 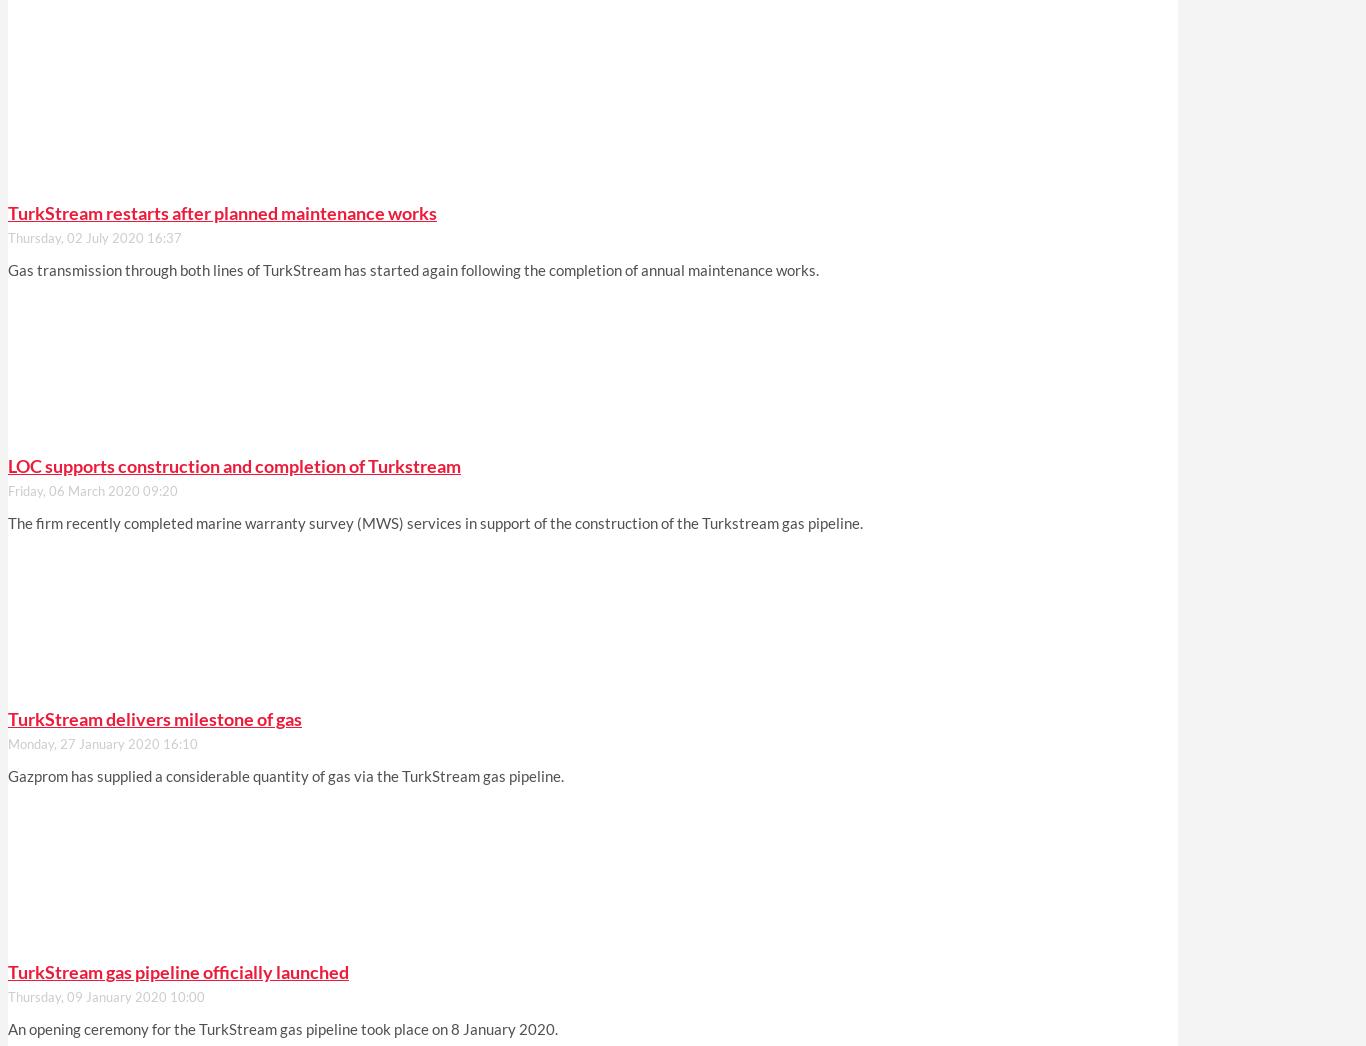 I want to click on 'Thursday, 02 July 2020 16:37', so click(x=94, y=237).